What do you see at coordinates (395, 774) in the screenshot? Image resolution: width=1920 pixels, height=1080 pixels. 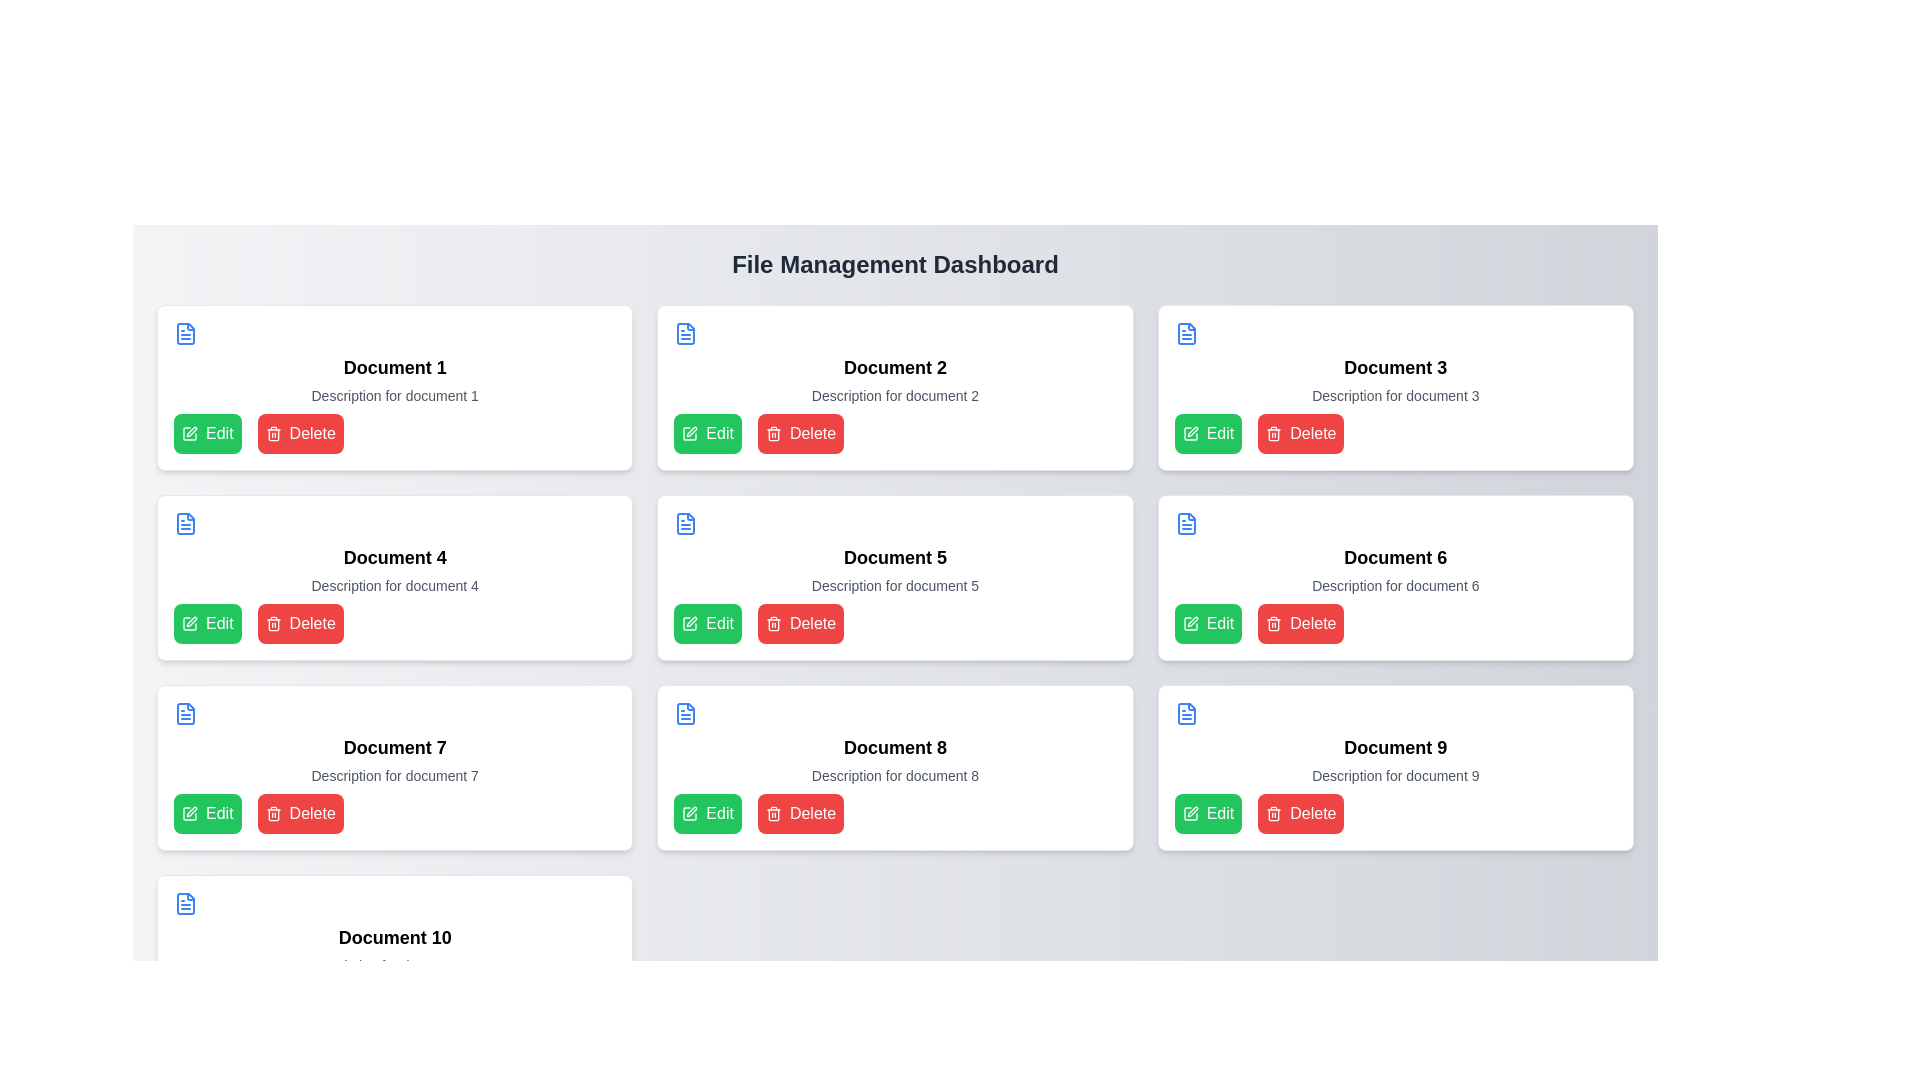 I see `the static text label that reads 'Description for document 7', which is located below the heading 'Document 7' in the left center column of the interface` at bounding box center [395, 774].